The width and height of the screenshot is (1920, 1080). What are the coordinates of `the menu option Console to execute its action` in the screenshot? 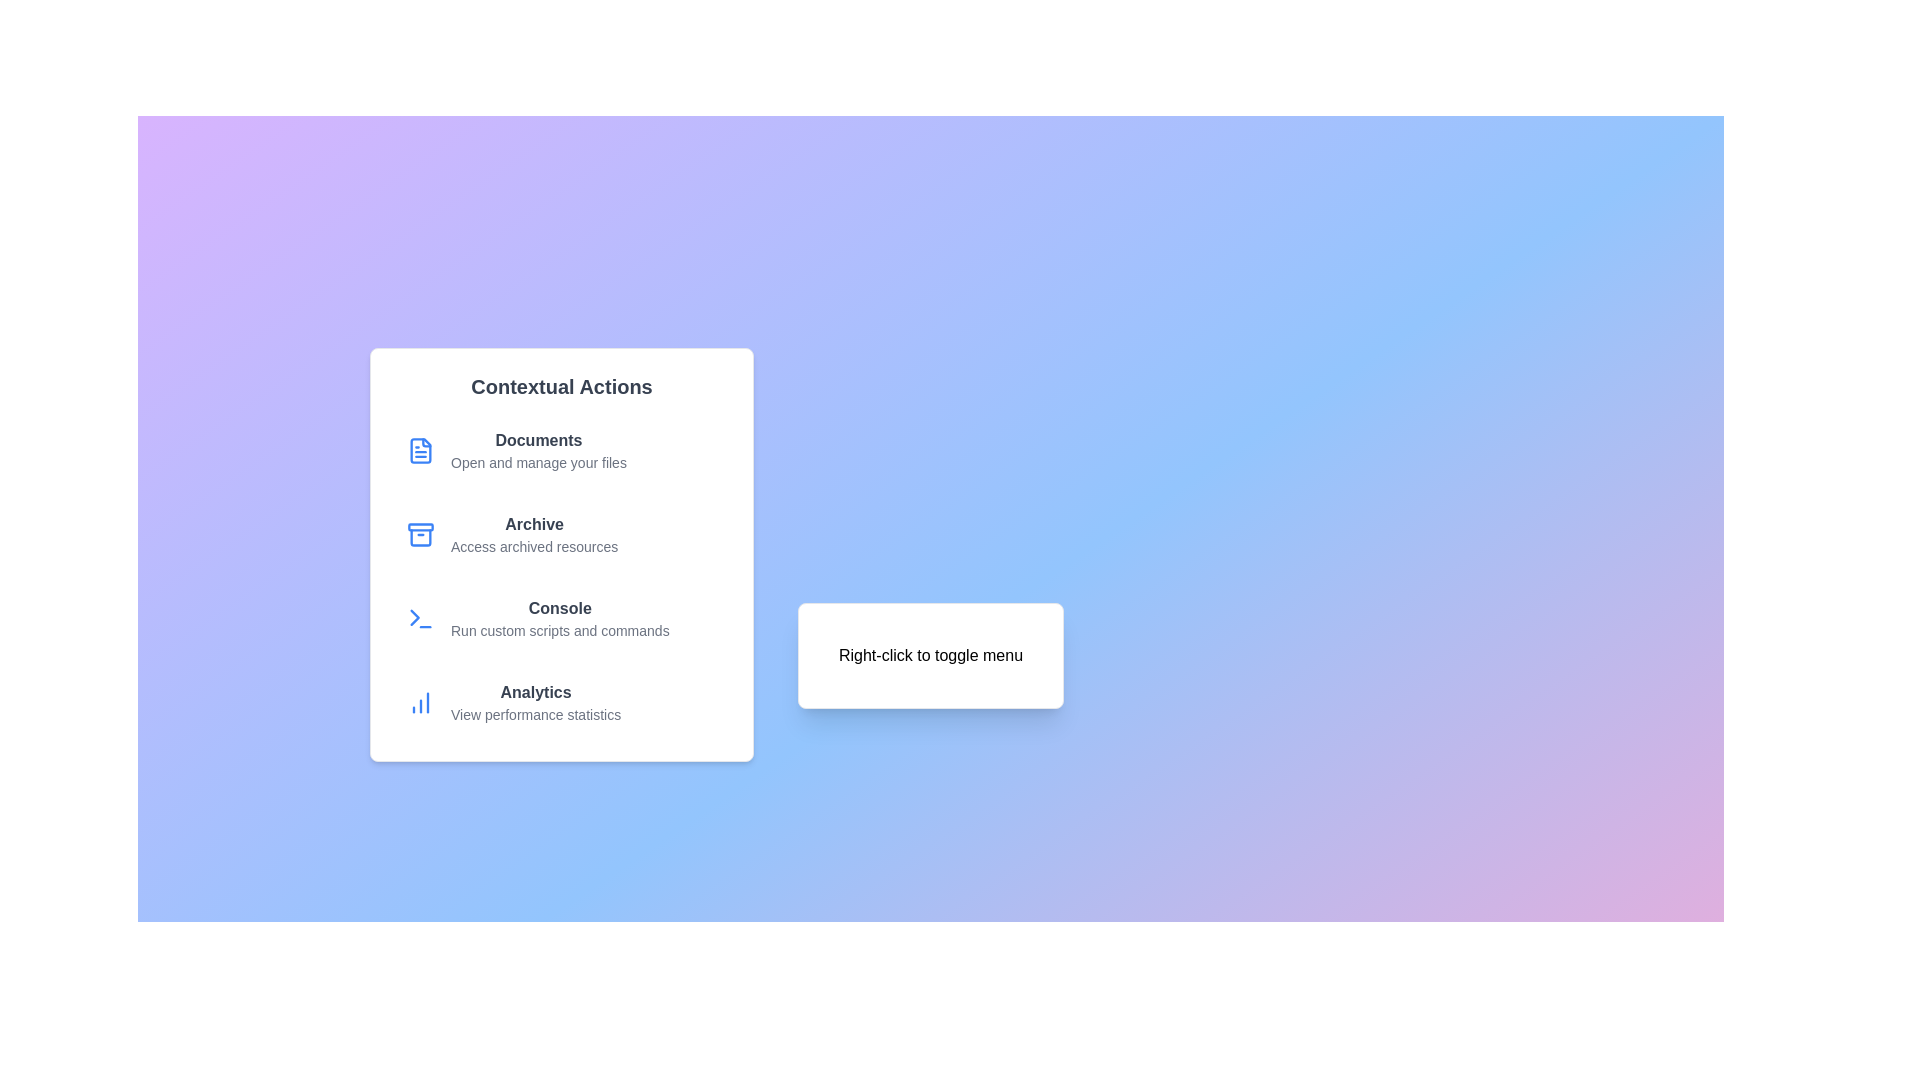 It's located at (560, 617).